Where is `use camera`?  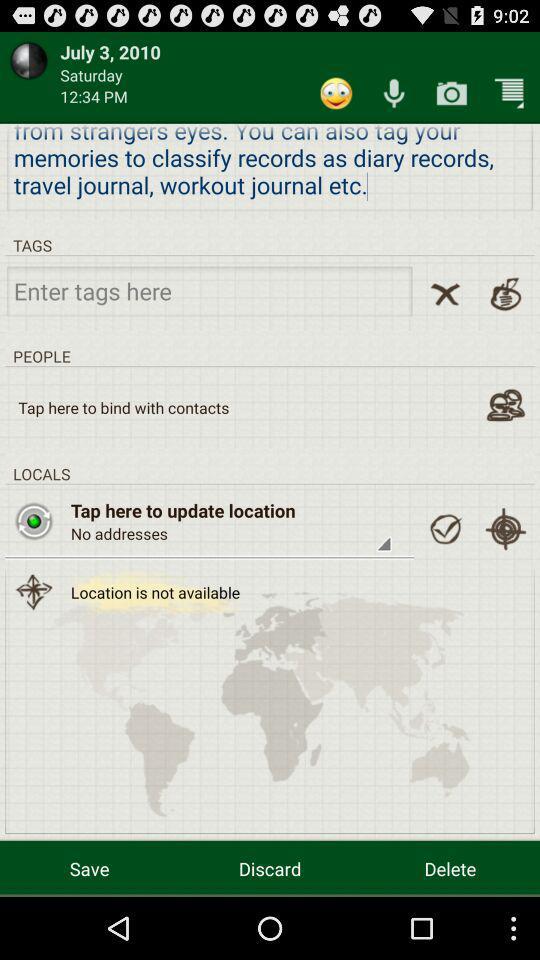
use camera is located at coordinates (451, 93).